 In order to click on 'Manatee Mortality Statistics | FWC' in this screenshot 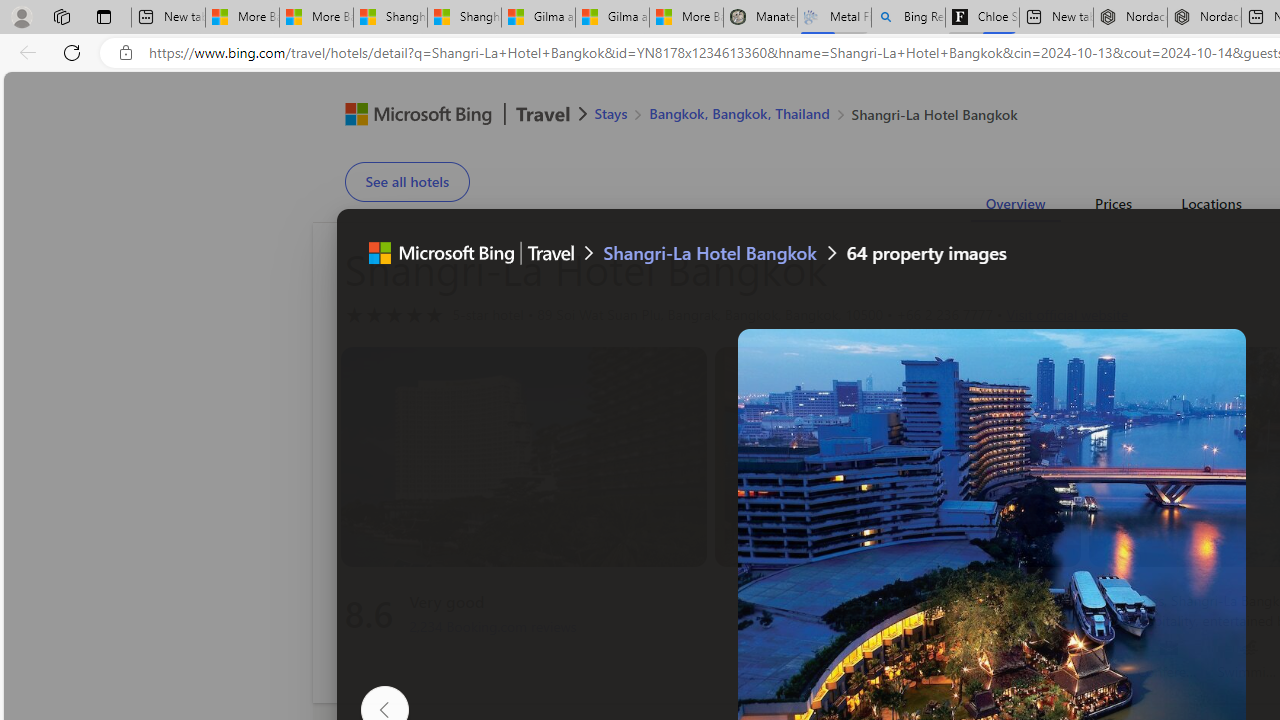, I will do `click(759, 17)`.